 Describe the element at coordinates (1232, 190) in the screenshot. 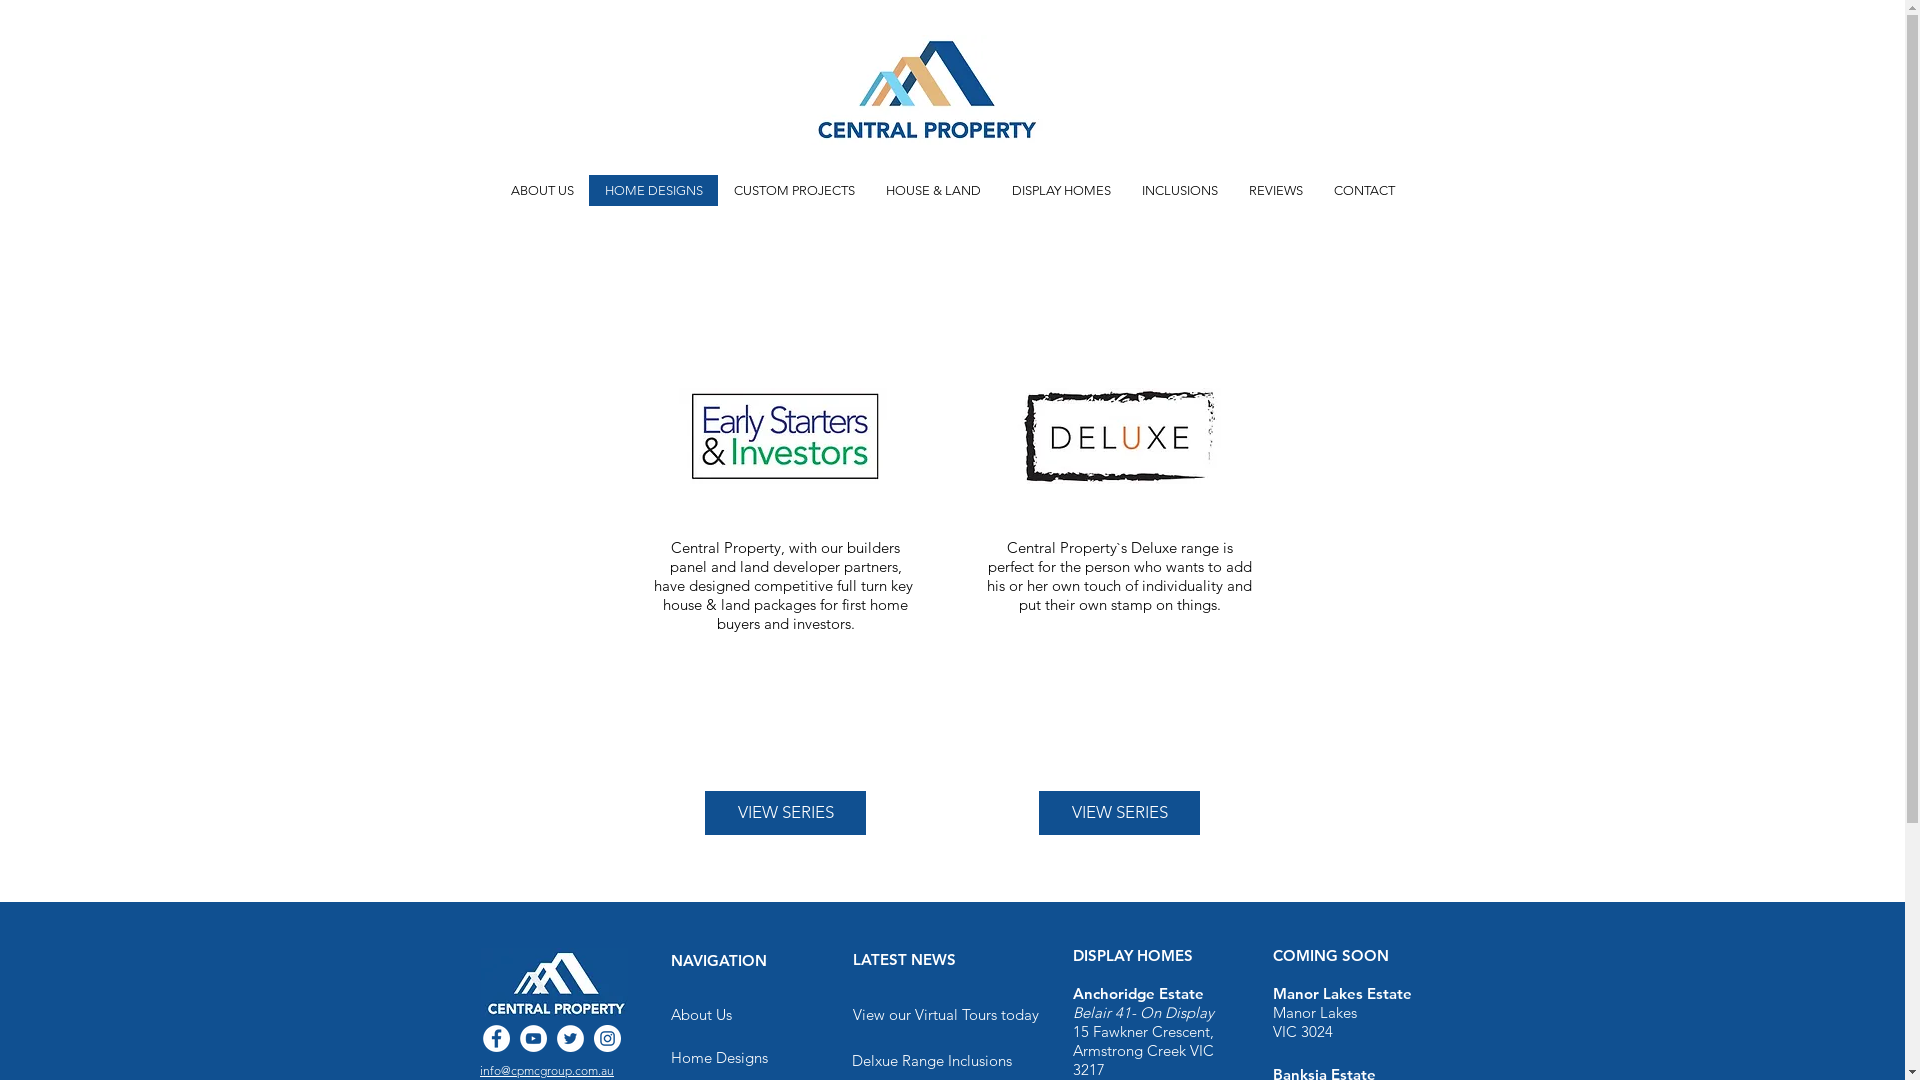

I see `'REVIEWS'` at that location.